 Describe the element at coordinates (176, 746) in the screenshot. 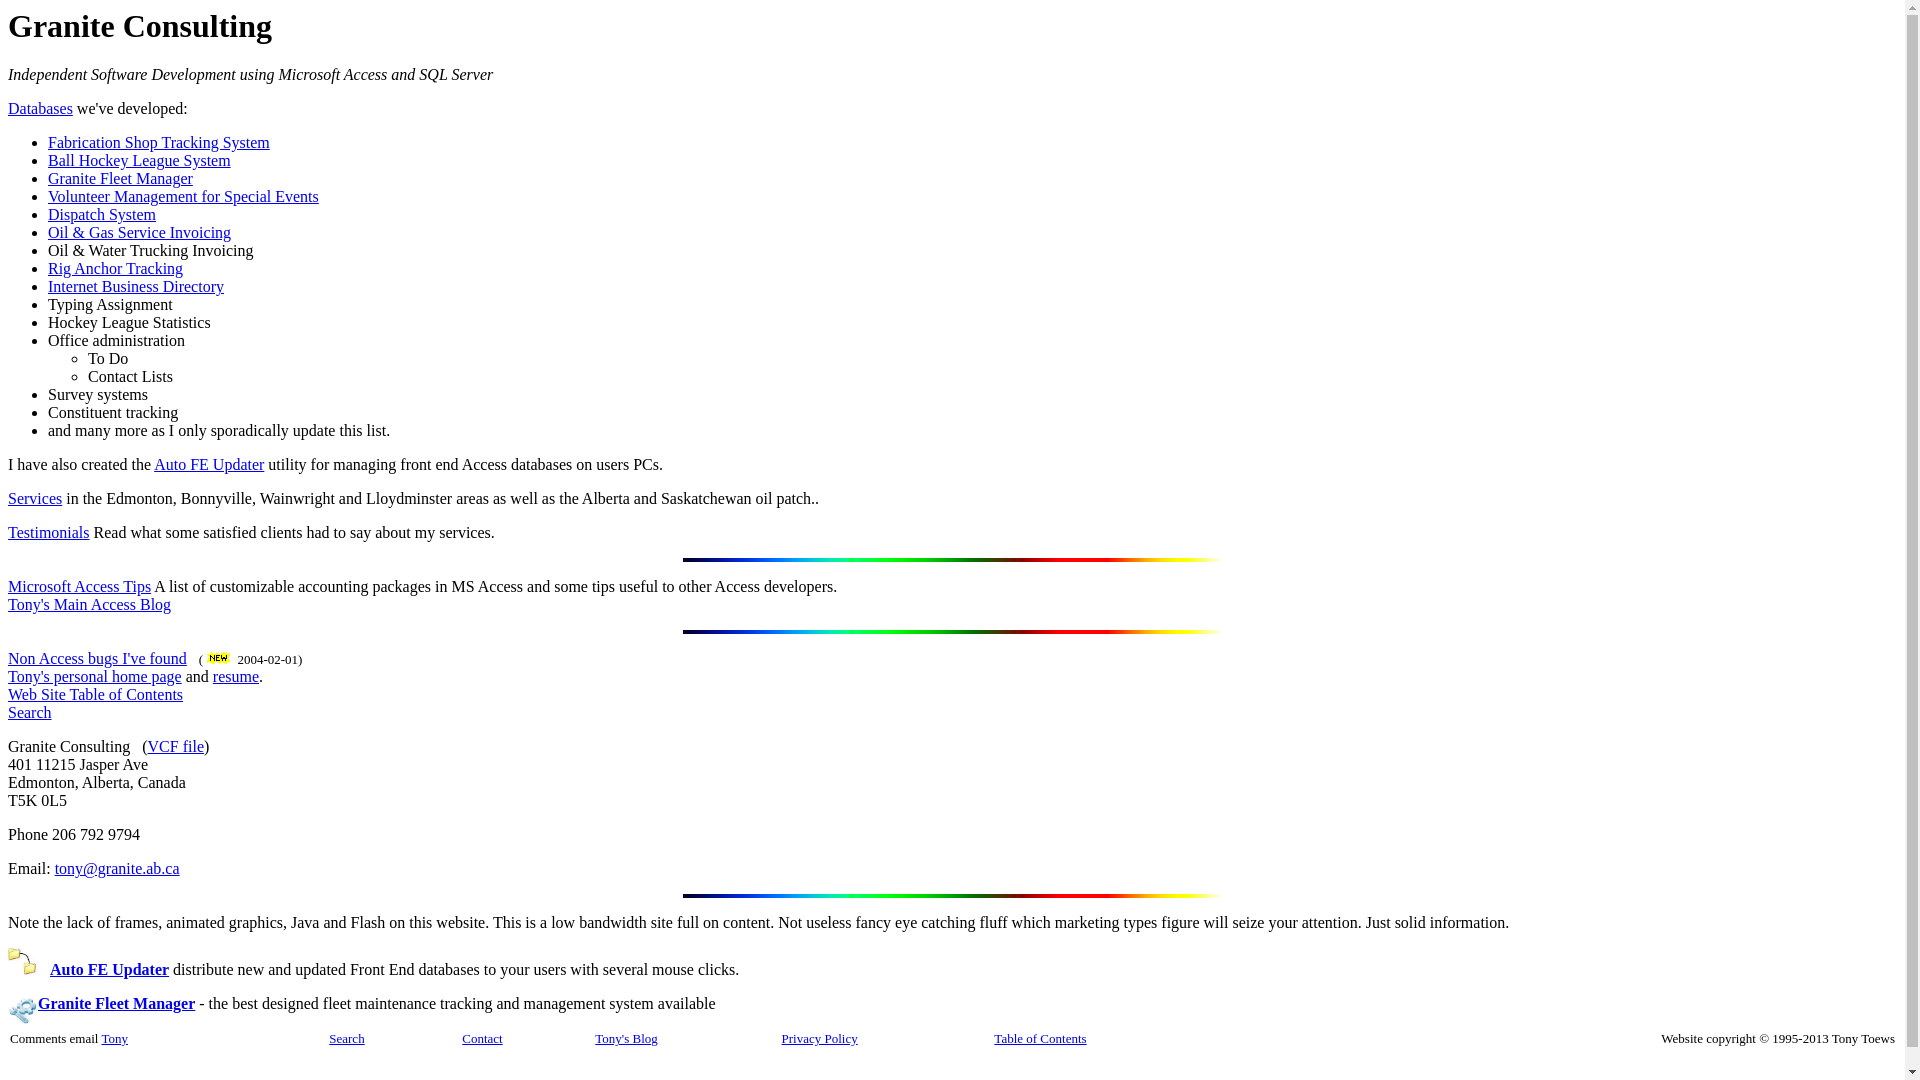

I see `'VCF file'` at that location.